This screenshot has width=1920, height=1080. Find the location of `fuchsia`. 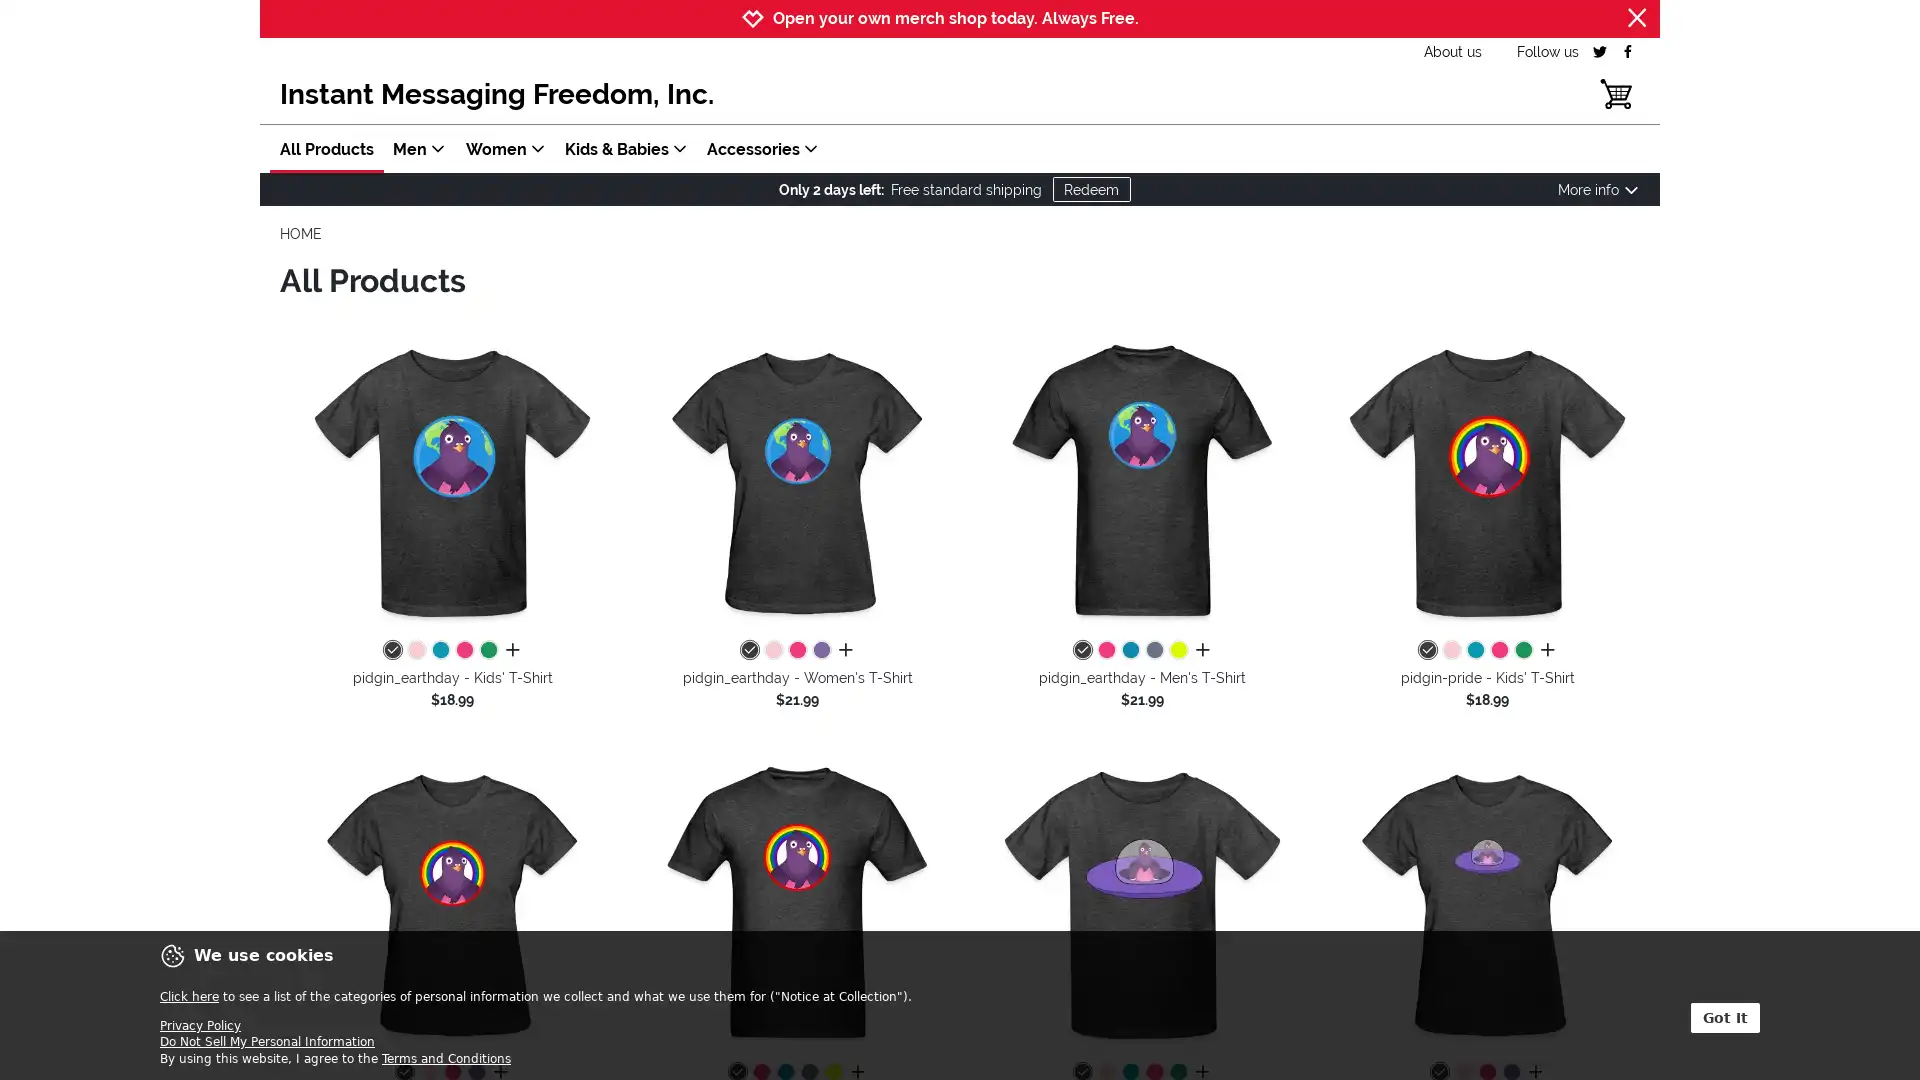

fuchsia is located at coordinates (795, 651).